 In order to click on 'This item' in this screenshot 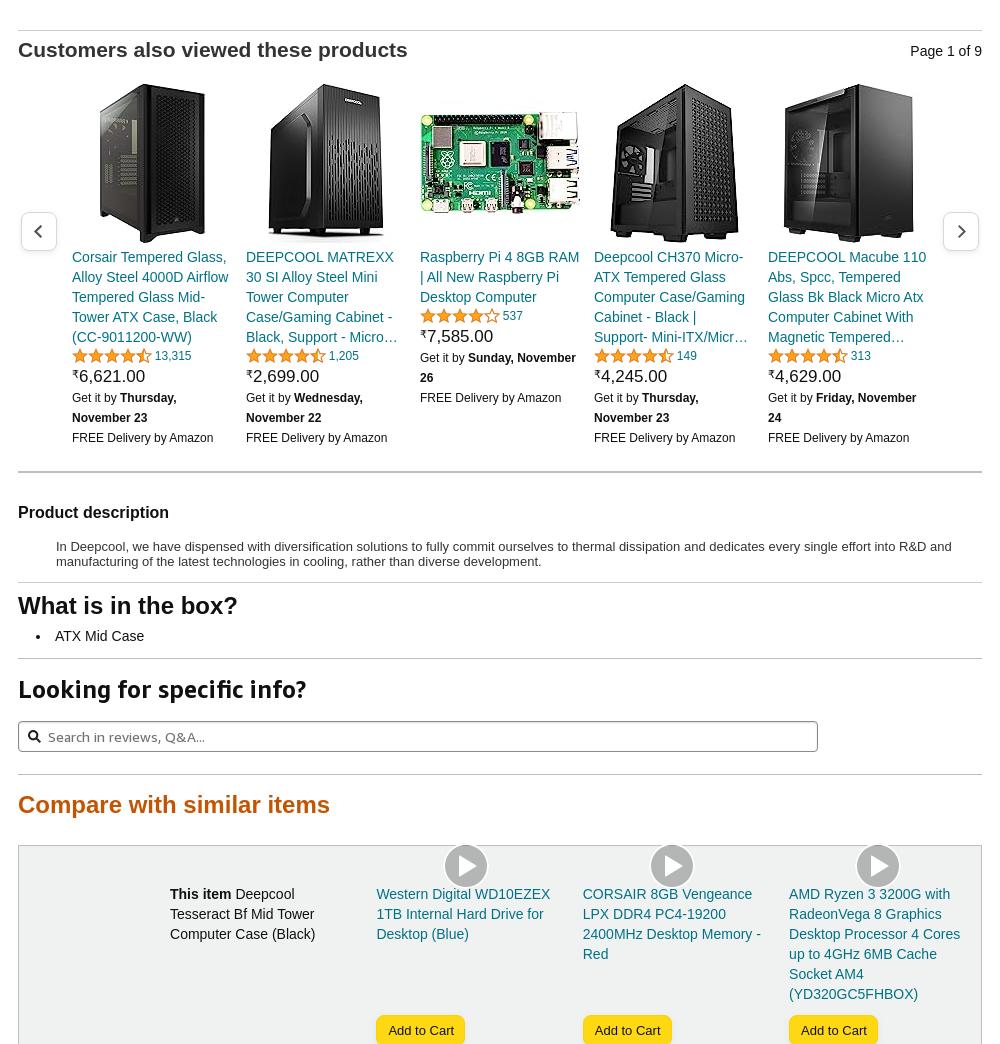, I will do `click(201, 893)`.